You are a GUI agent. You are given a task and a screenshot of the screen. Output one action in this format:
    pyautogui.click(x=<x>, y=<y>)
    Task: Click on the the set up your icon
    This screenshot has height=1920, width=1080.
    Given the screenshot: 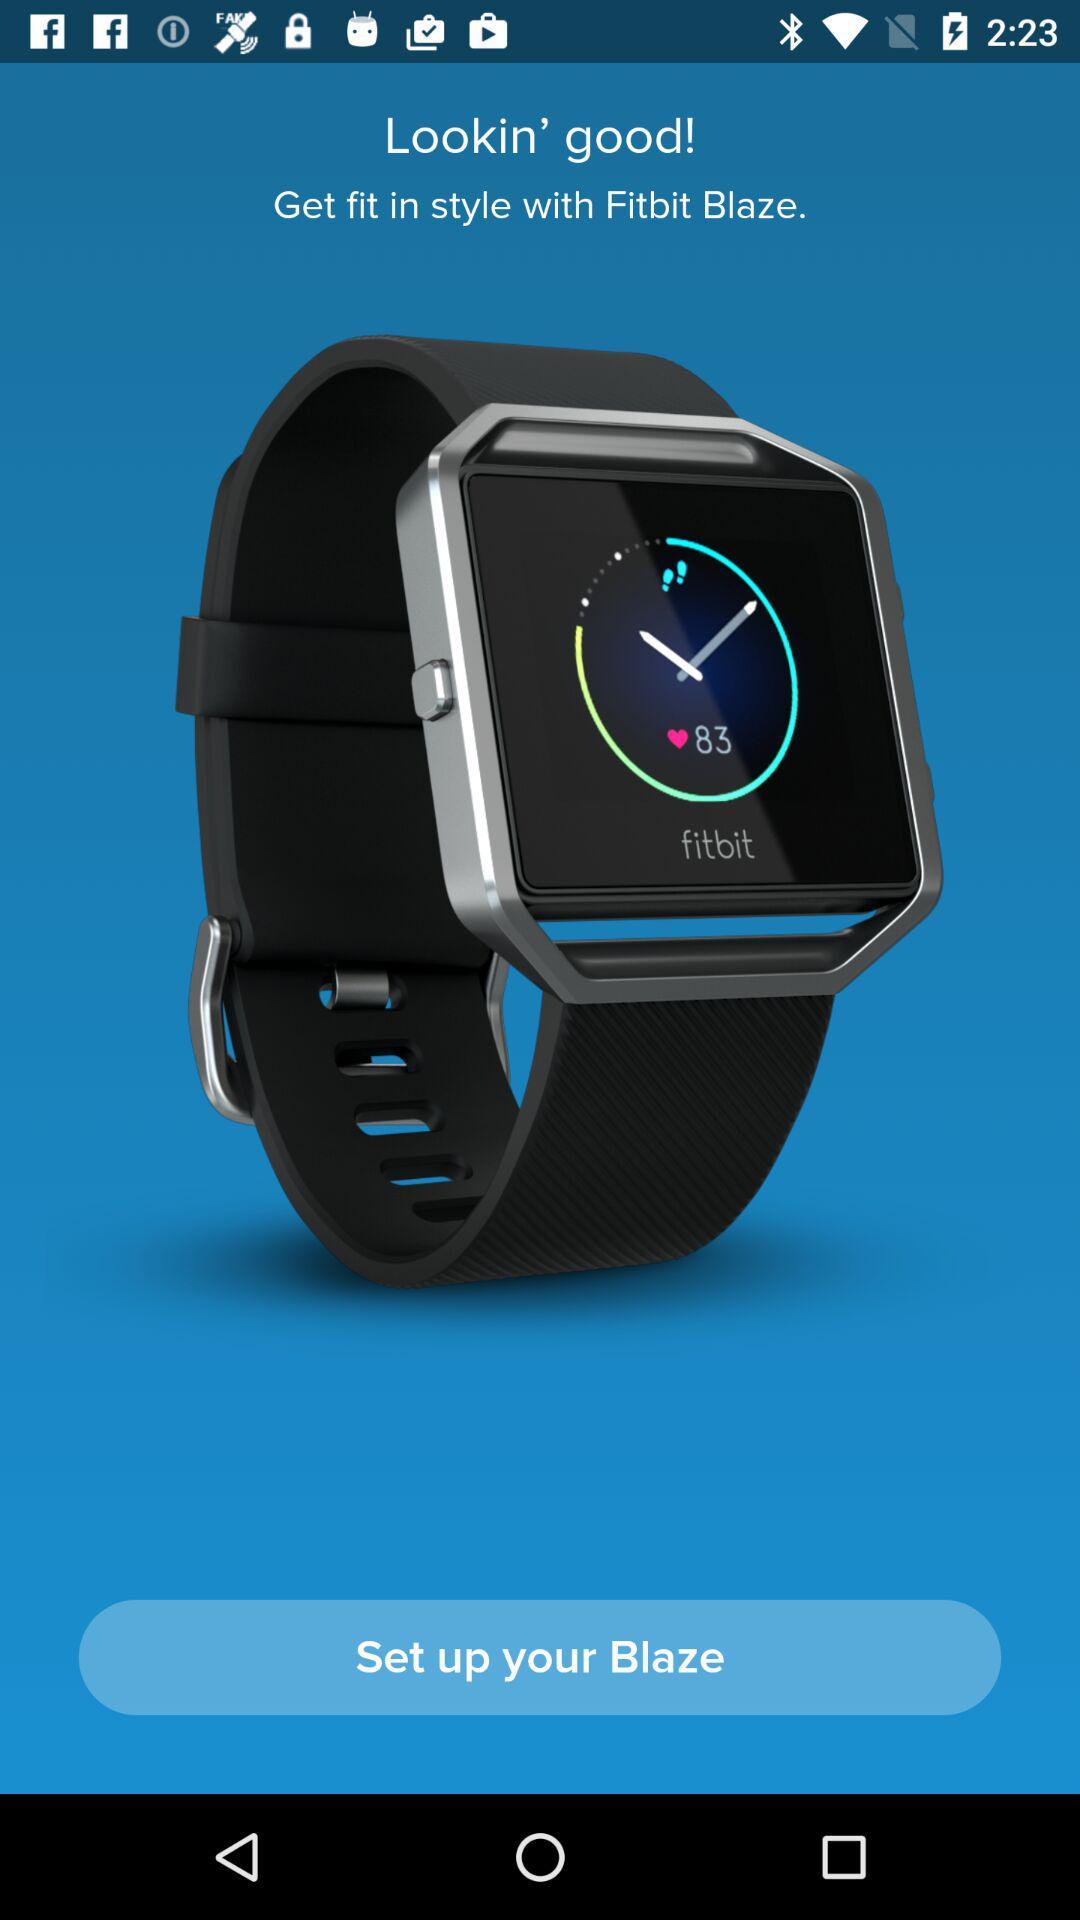 What is the action you would take?
    pyautogui.click(x=540, y=1657)
    